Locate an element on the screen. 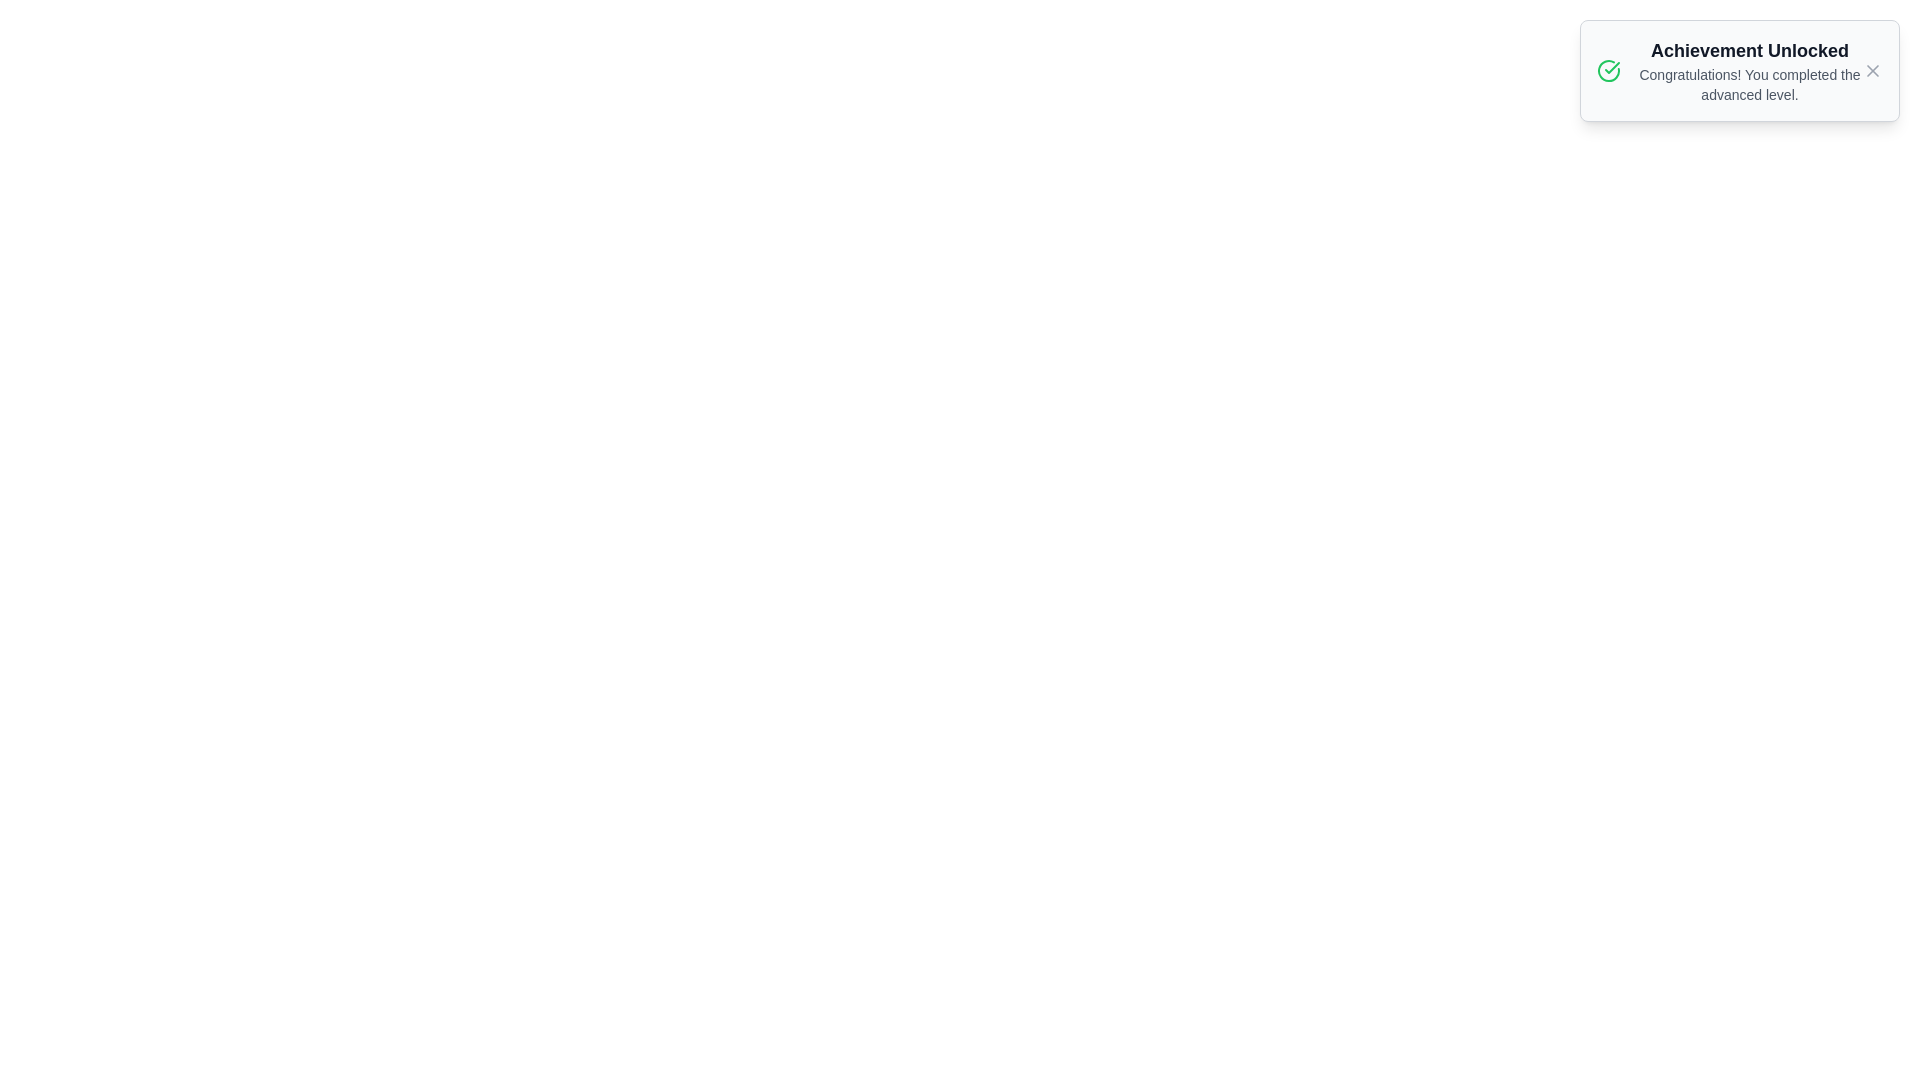  the notification icon to inspect it is located at coordinates (1608, 69).